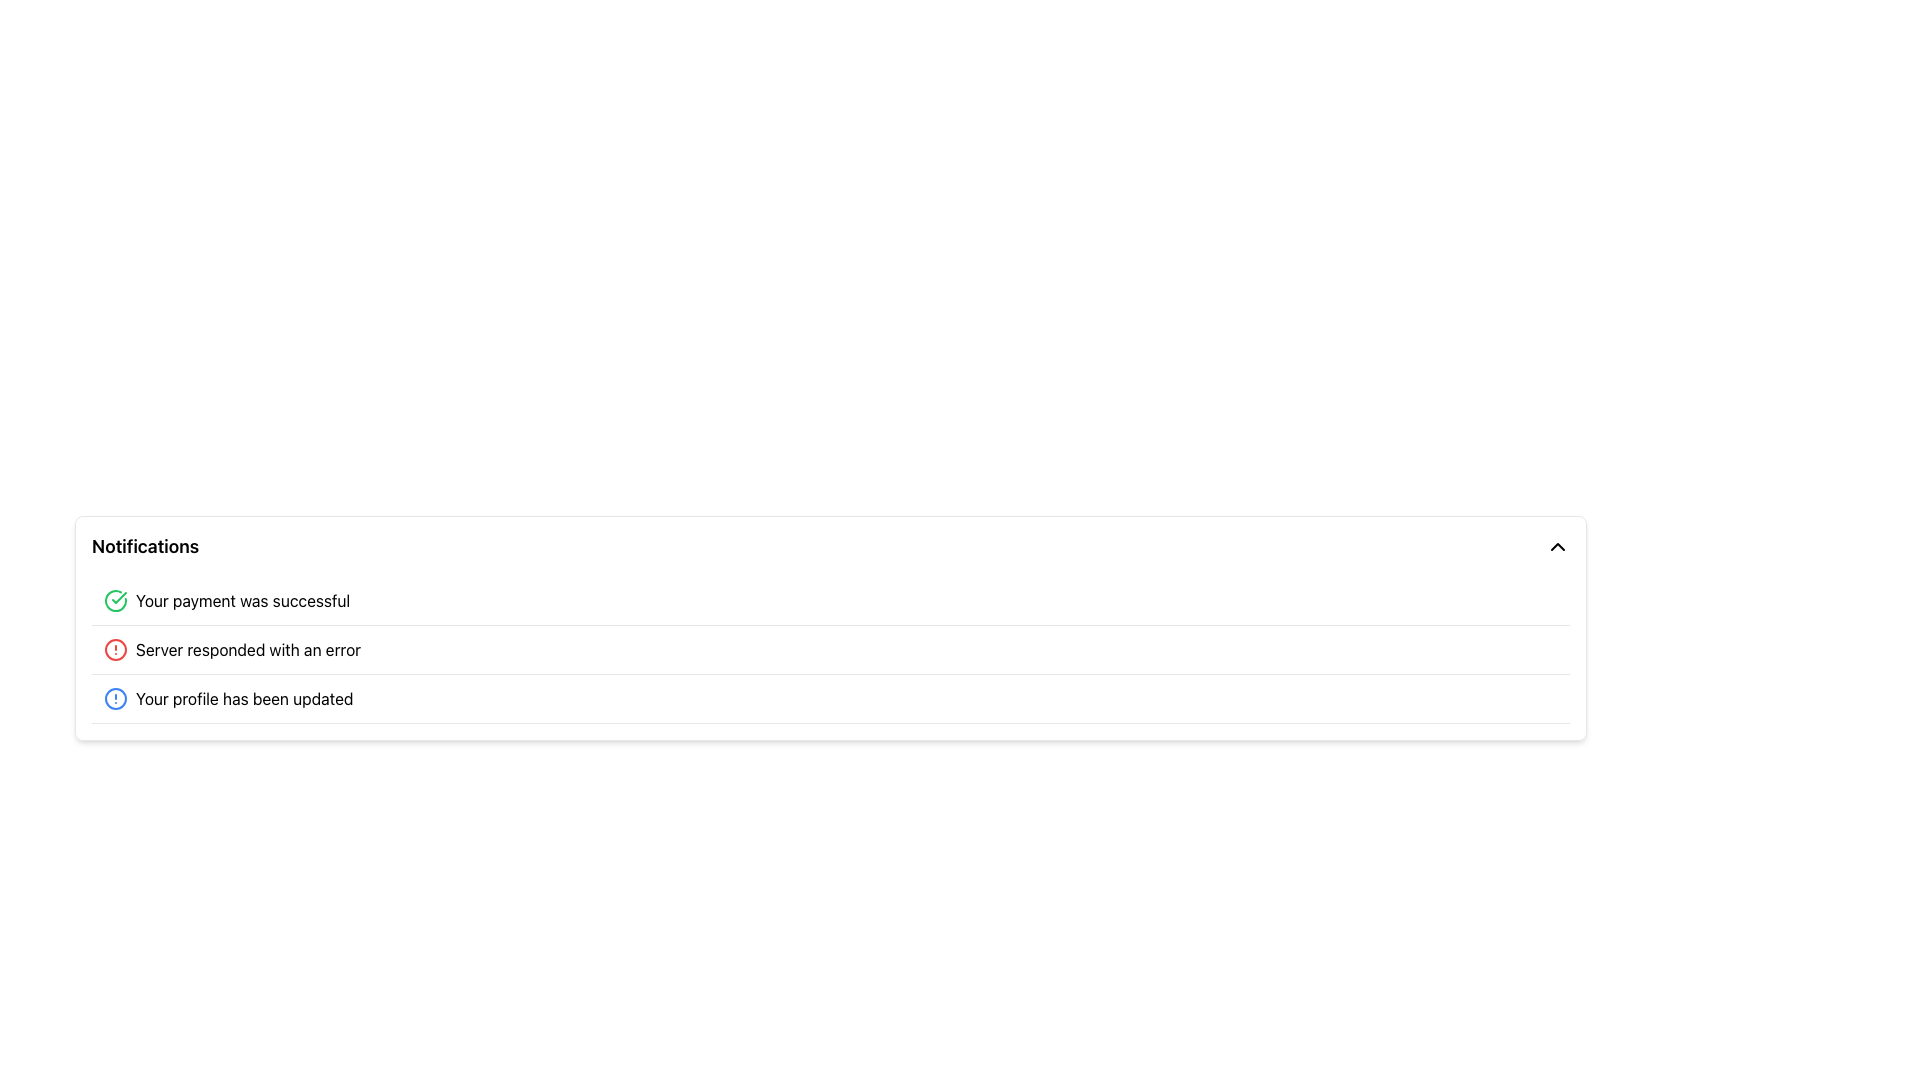 The image size is (1920, 1080). I want to click on circular SVG element that serves as a background for the notification indicating 'Your profile has been updated', so click(114, 697).